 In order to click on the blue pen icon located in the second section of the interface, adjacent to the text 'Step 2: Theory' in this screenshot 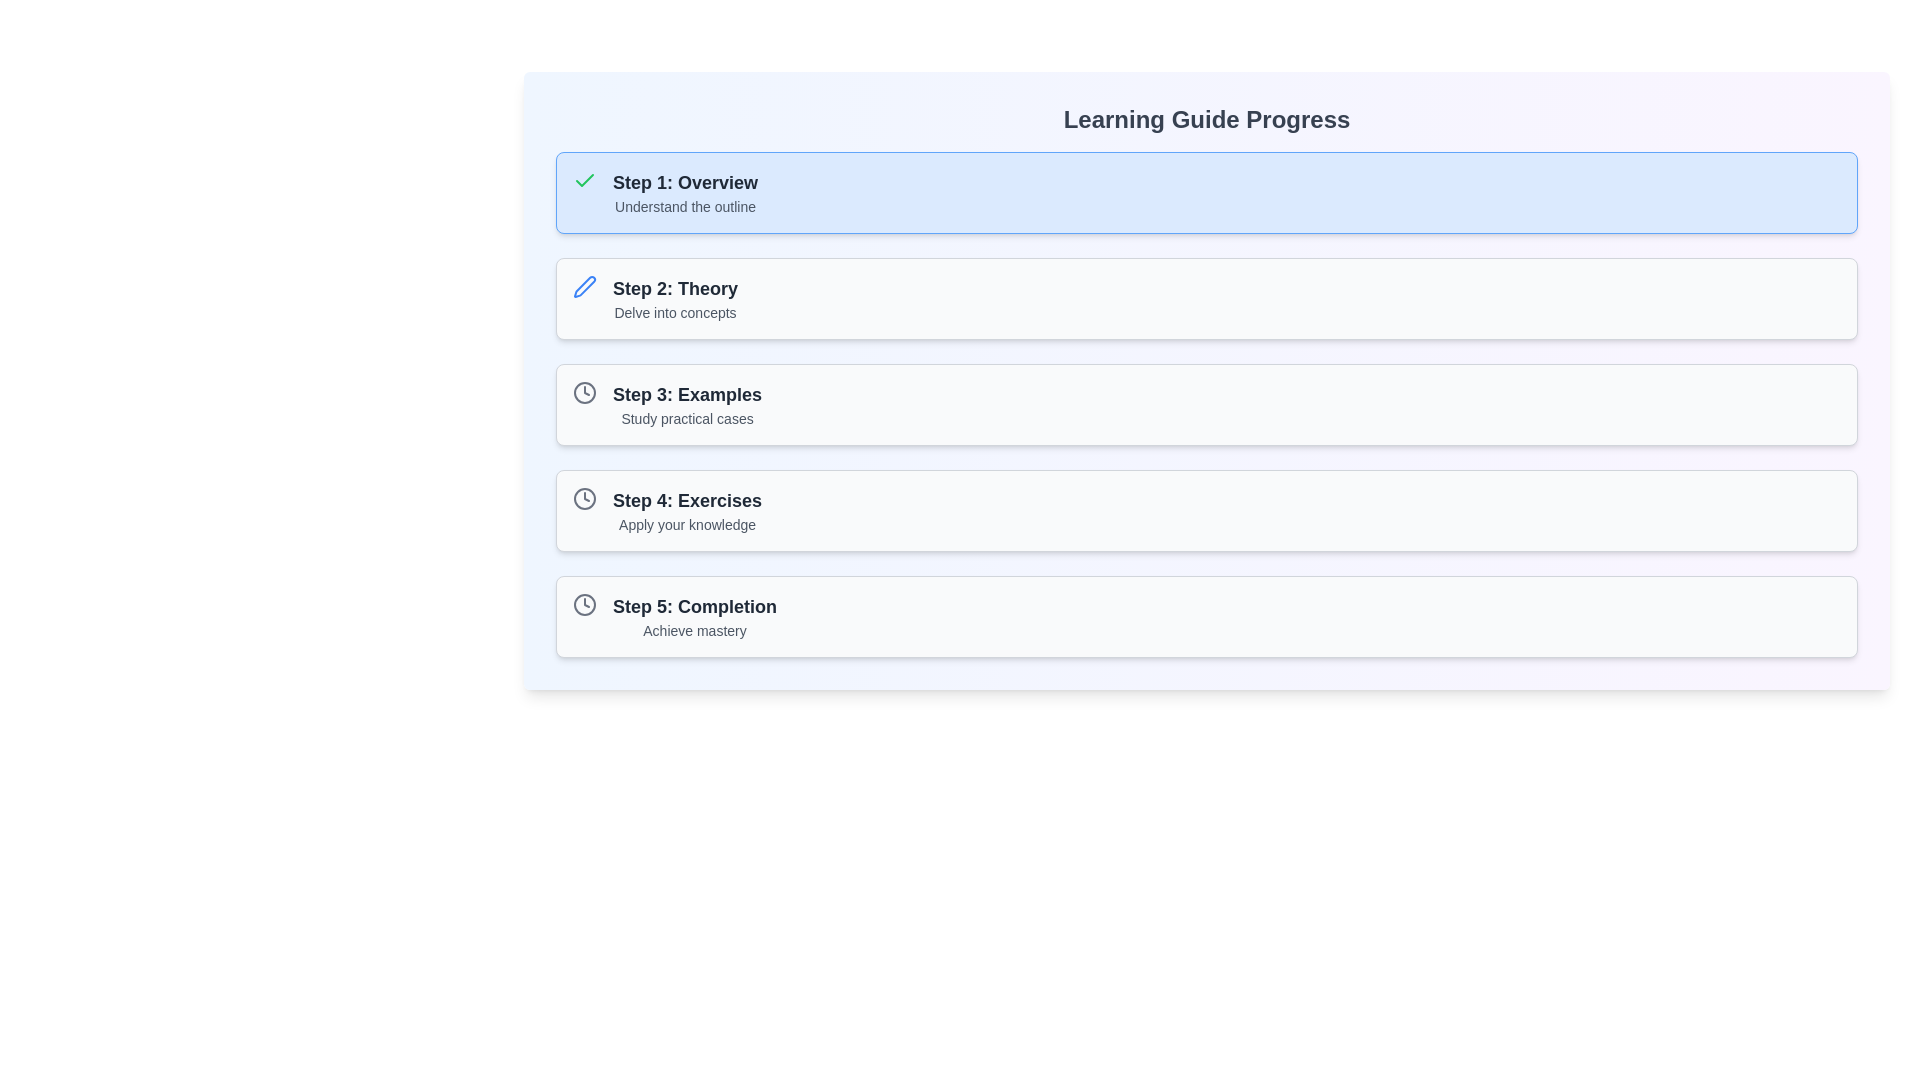, I will do `click(584, 286)`.